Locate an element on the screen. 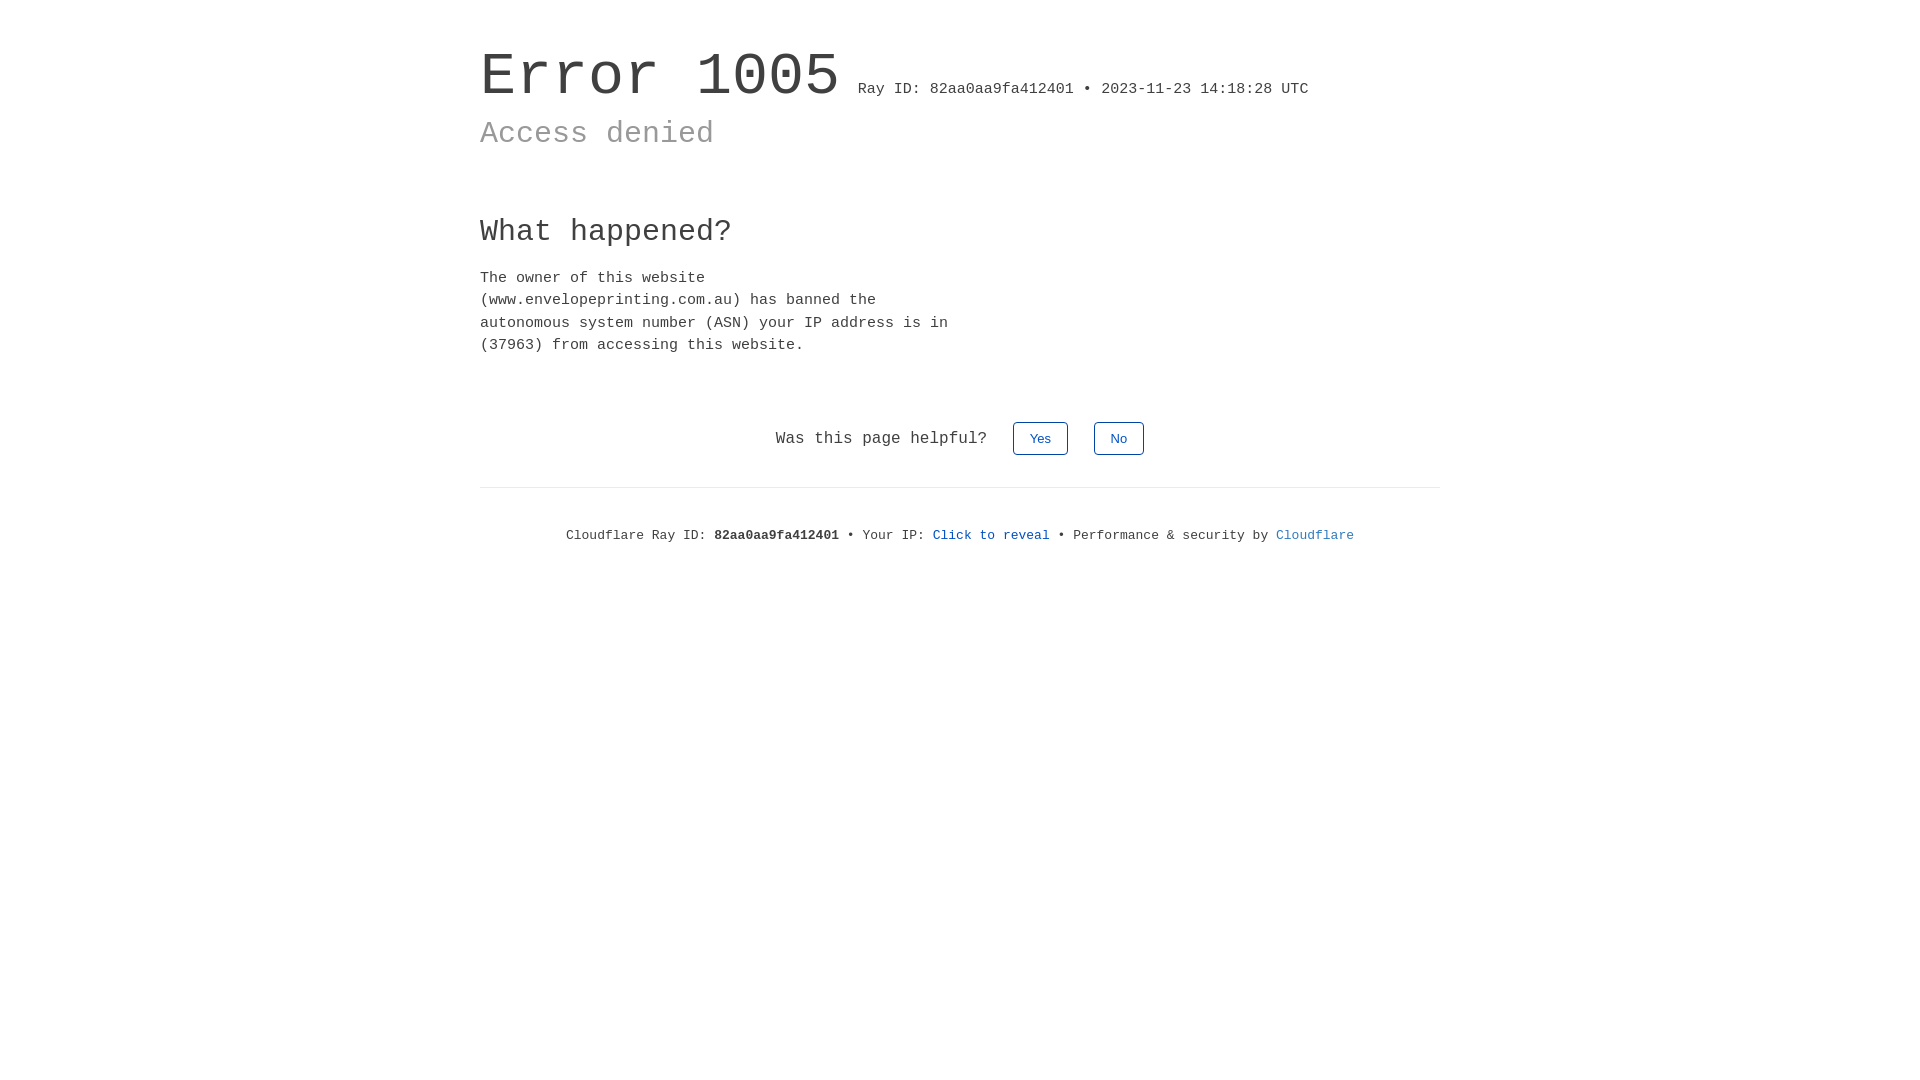  'Yes' is located at coordinates (1040, 437).